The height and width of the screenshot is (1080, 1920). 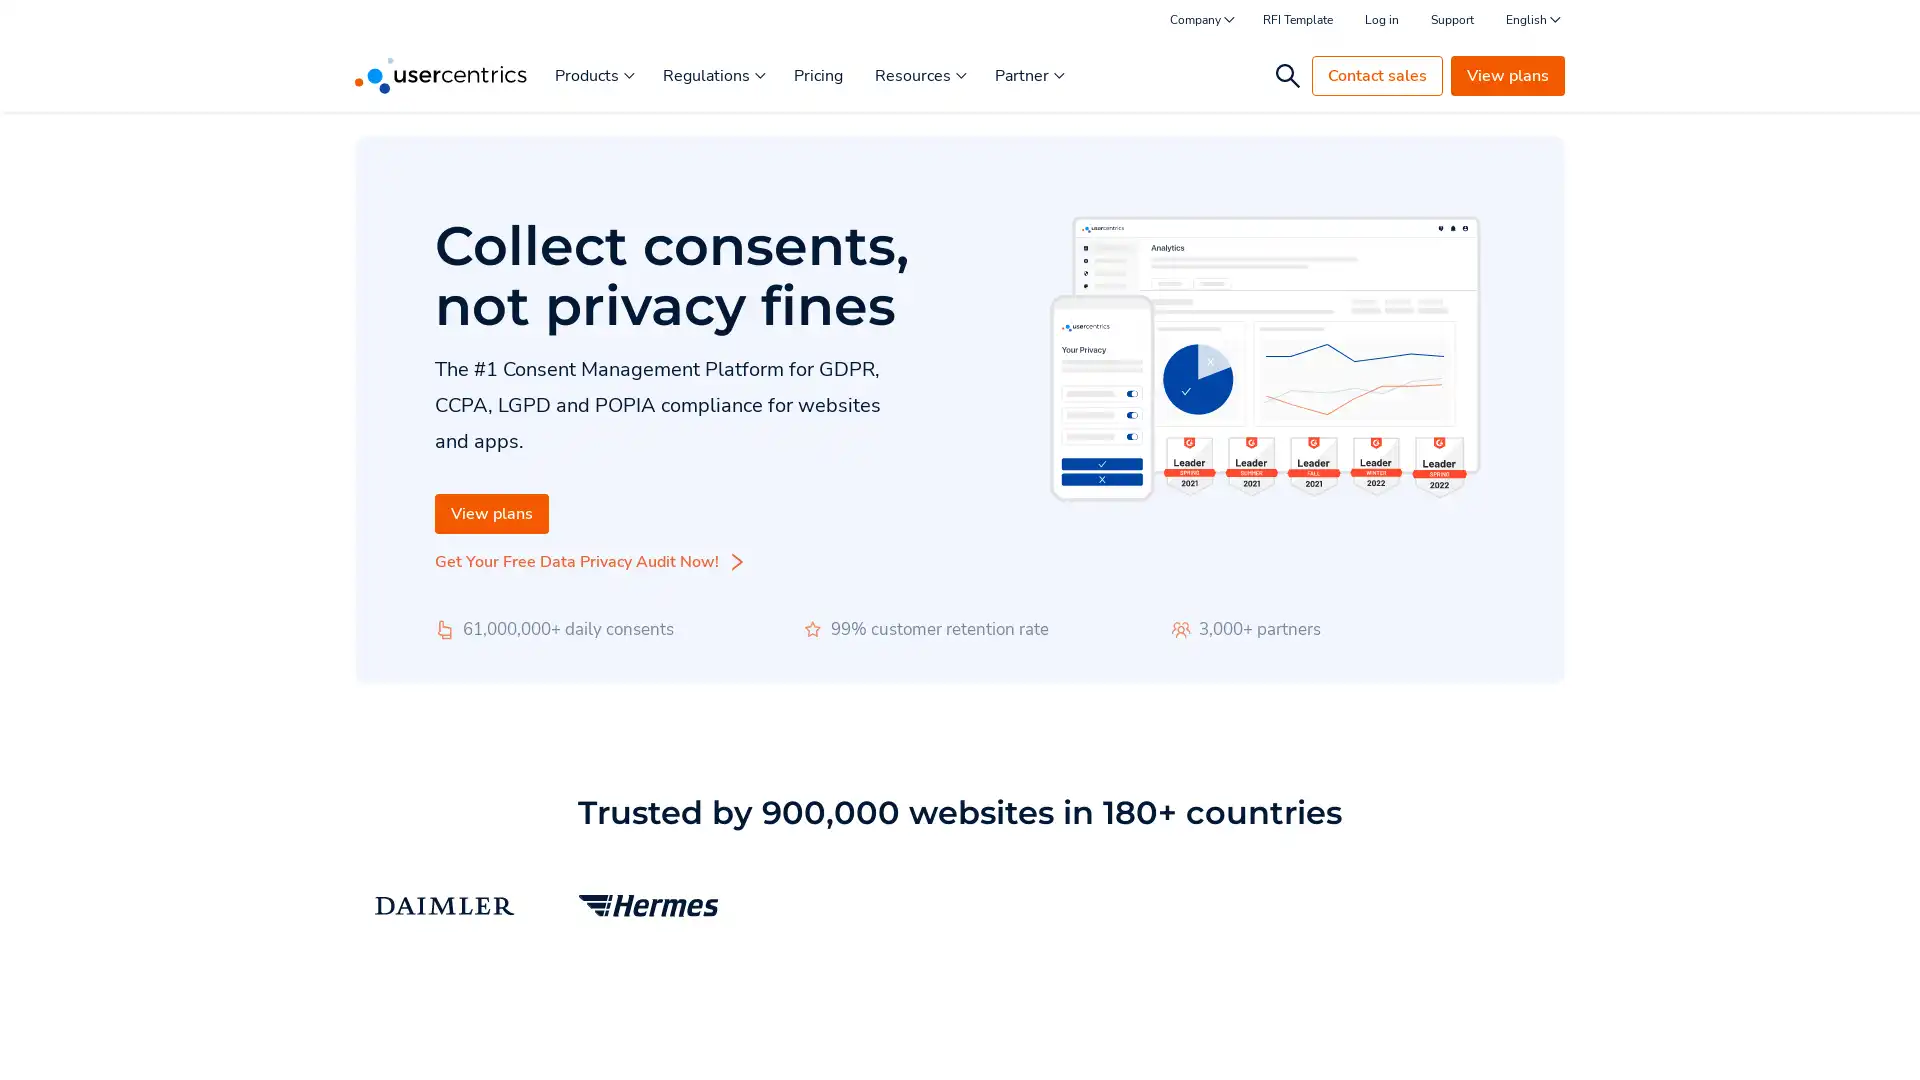 What do you see at coordinates (253, 1019) in the screenshot?
I see `More Information` at bounding box center [253, 1019].